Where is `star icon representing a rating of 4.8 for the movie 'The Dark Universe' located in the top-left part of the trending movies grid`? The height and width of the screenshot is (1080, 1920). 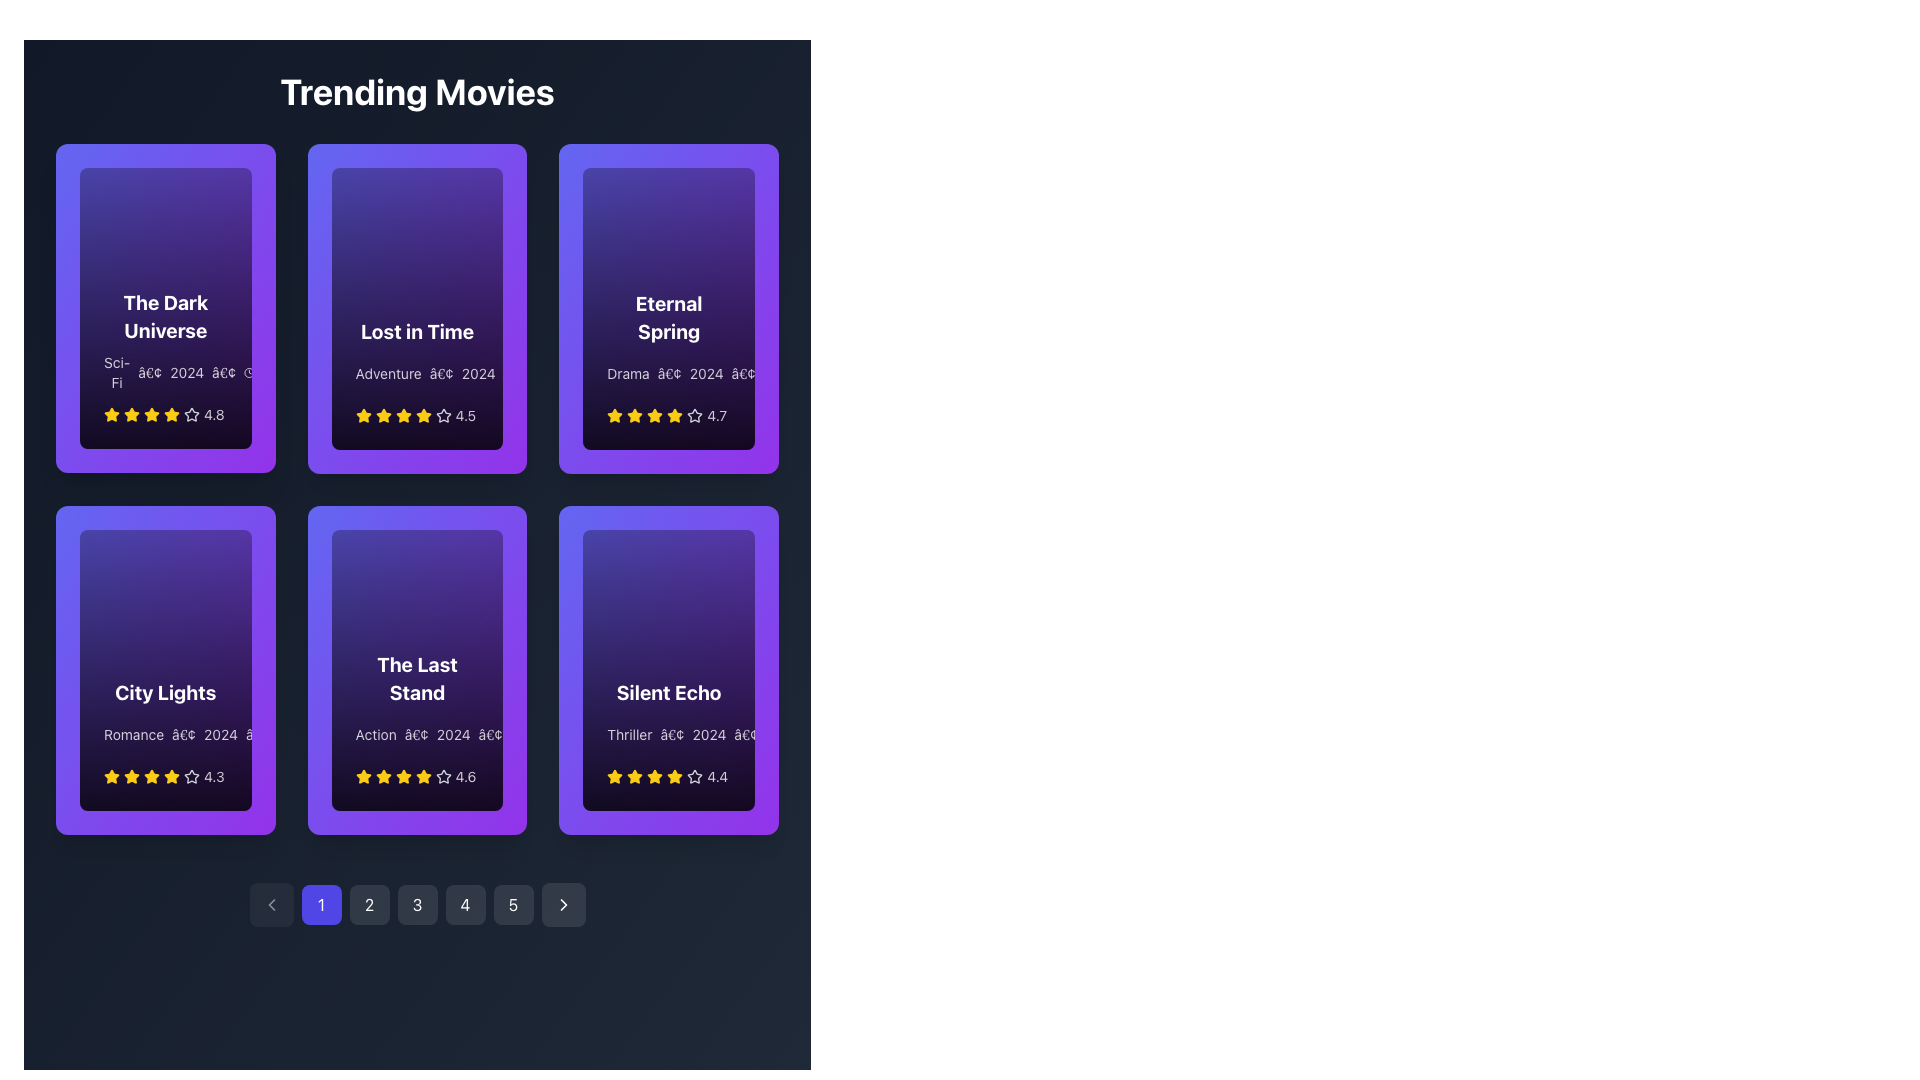
star icon representing a rating of 4.8 for the movie 'The Dark Universe' located in the top-left part of the trending movies grid is located at coordinates (192, 414).